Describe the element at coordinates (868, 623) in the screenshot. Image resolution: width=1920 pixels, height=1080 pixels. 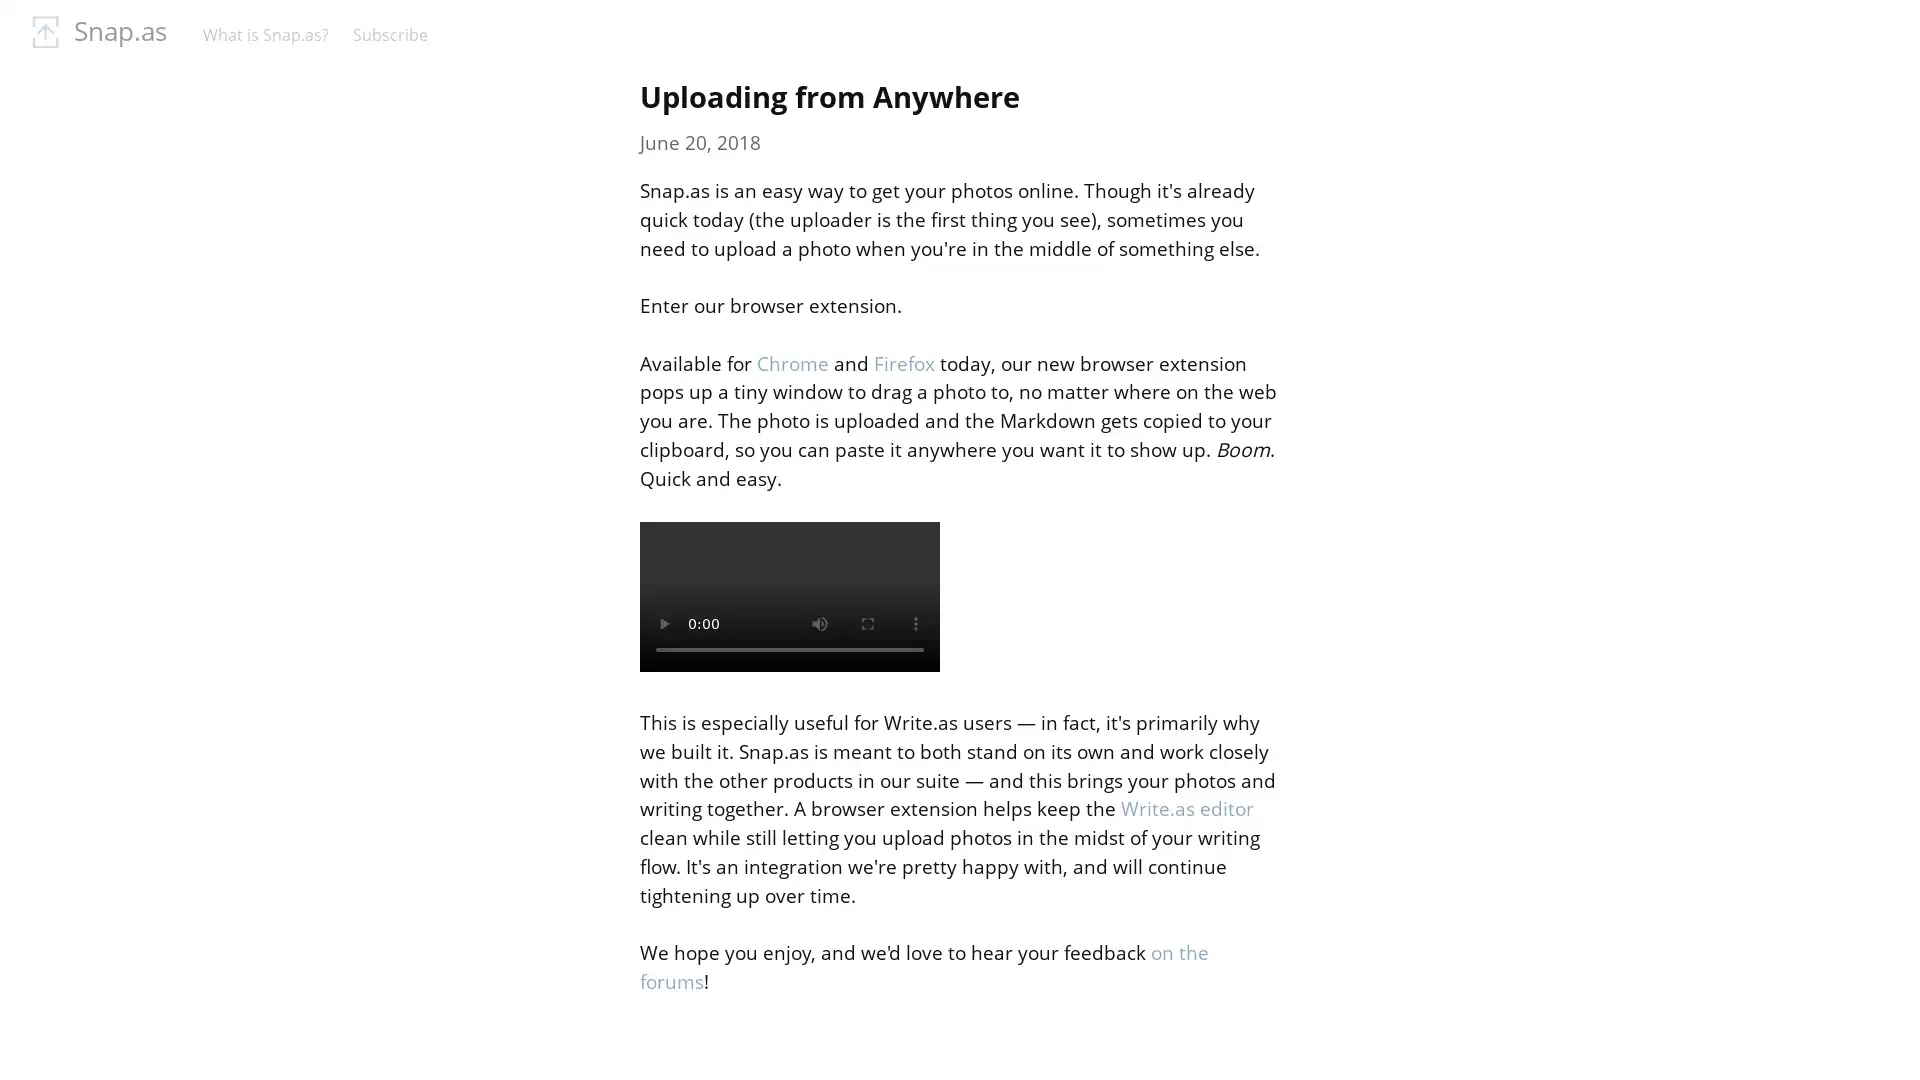
I see `enter full screen` at that location.